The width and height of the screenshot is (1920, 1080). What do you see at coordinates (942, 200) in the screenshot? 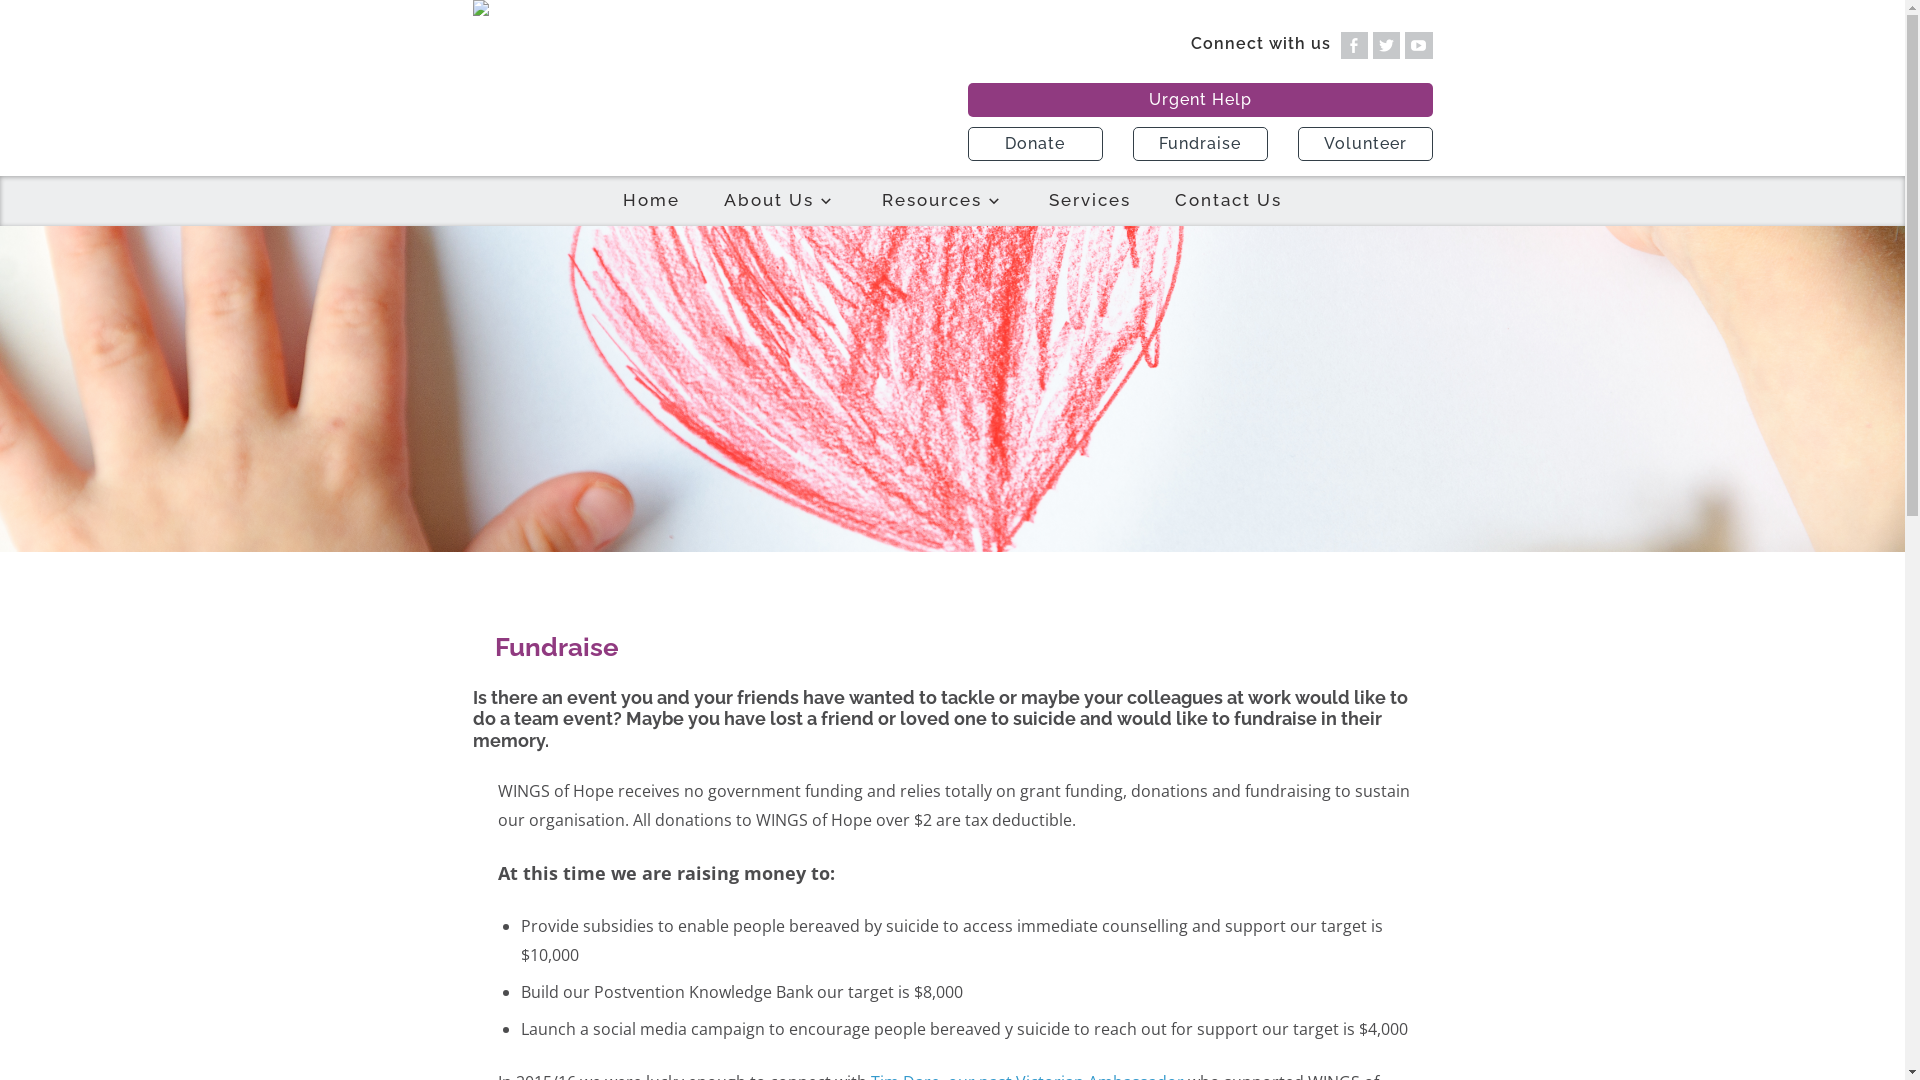
I see `'Resources'` at bounding box center [942, 200].